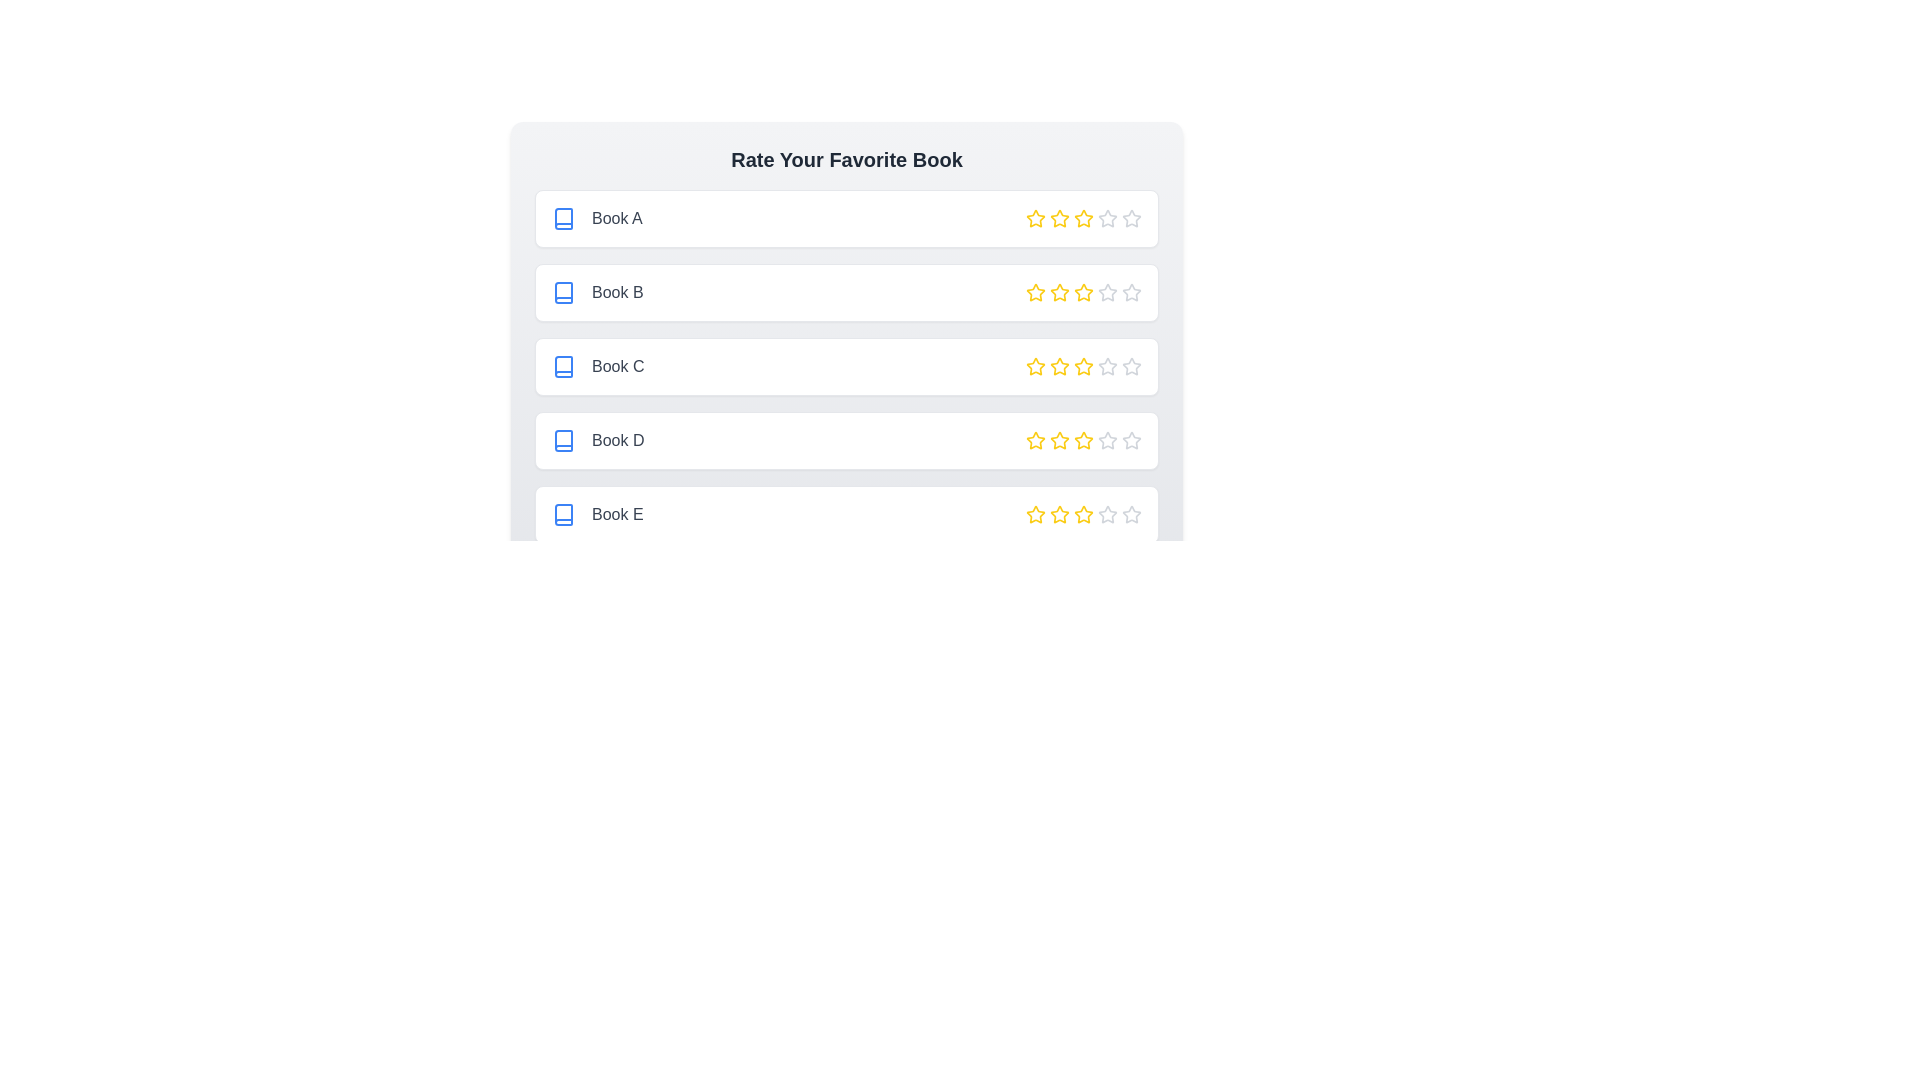 Image resolution: width=1920 pixels, height=1080 pixels. Describe the element at coordinates (1083, 219) in the screenshot. I see `the star corresponding to 3 stars for the book titled Book A` at that location.